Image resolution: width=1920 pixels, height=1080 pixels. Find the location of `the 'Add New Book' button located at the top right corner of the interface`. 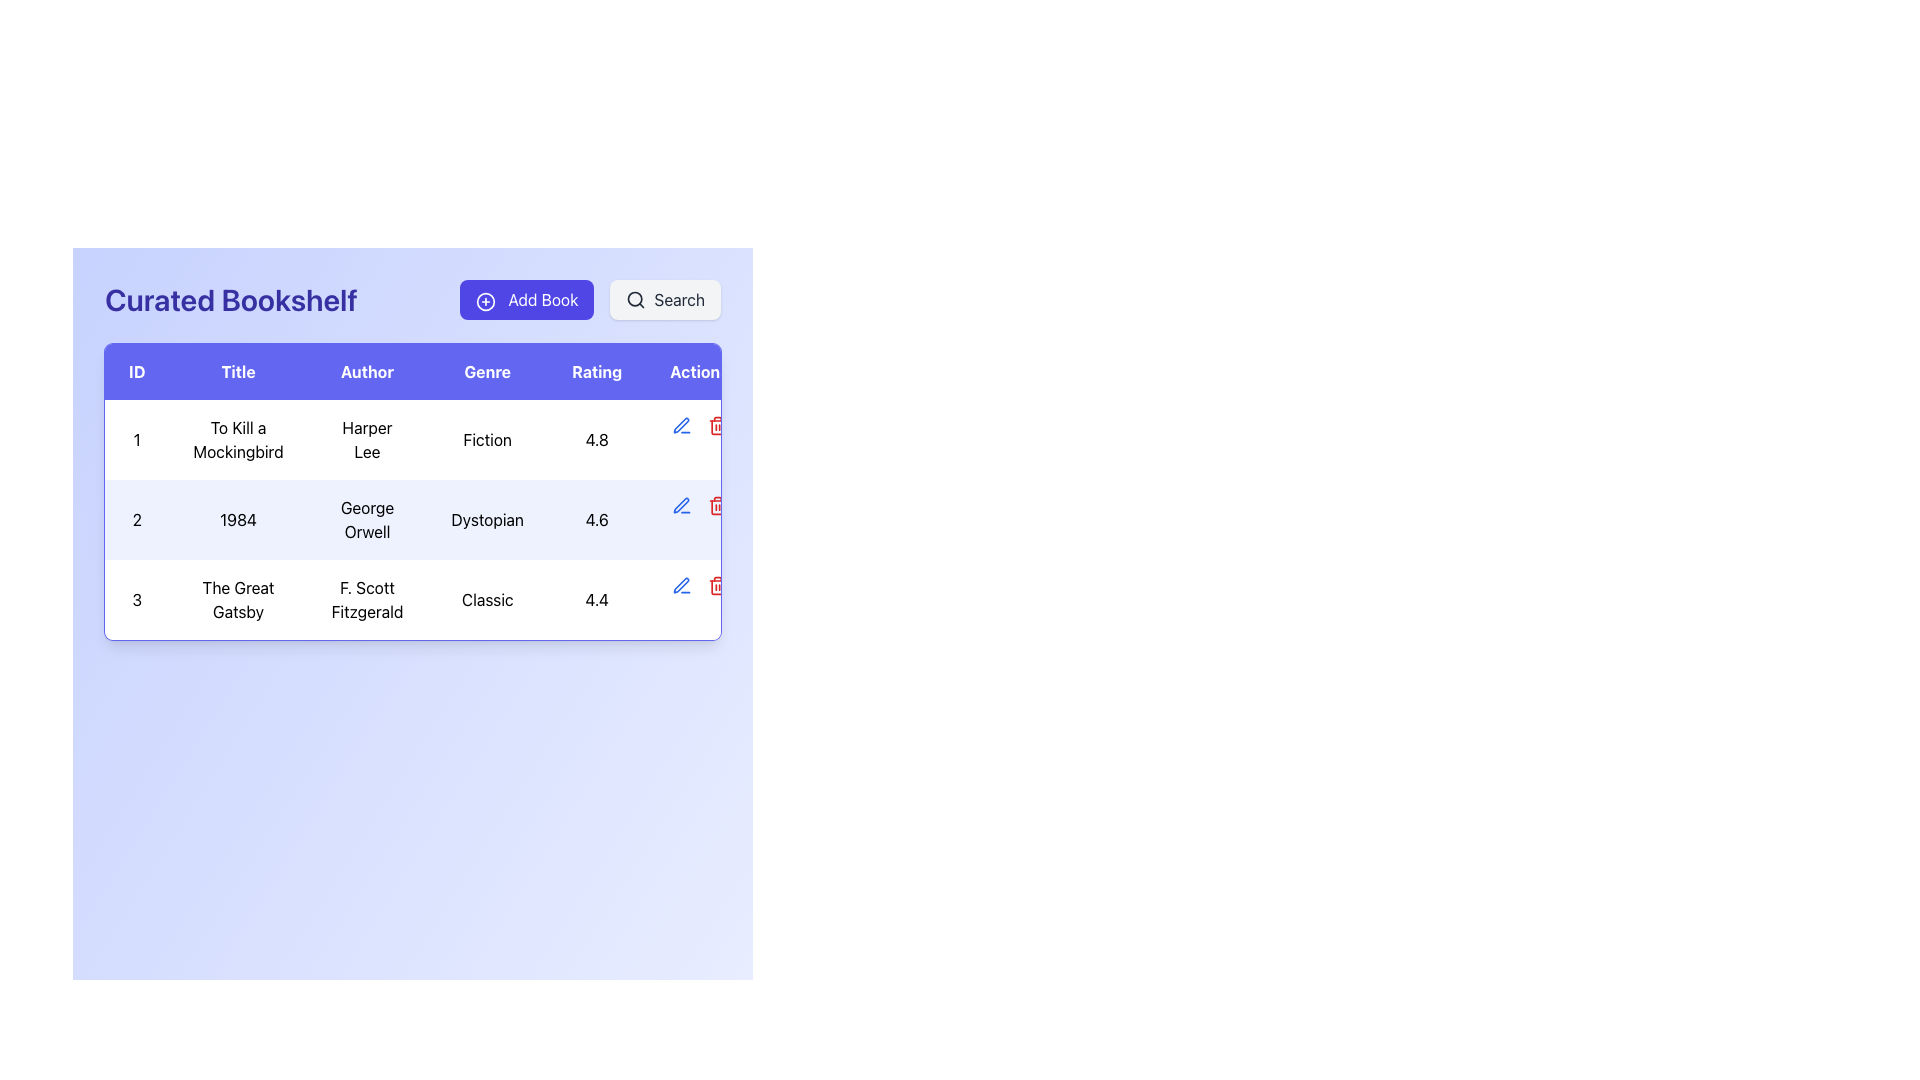

the 'Add New Book' button located at the top right corner of the interface is located at coordinates (527, 300).